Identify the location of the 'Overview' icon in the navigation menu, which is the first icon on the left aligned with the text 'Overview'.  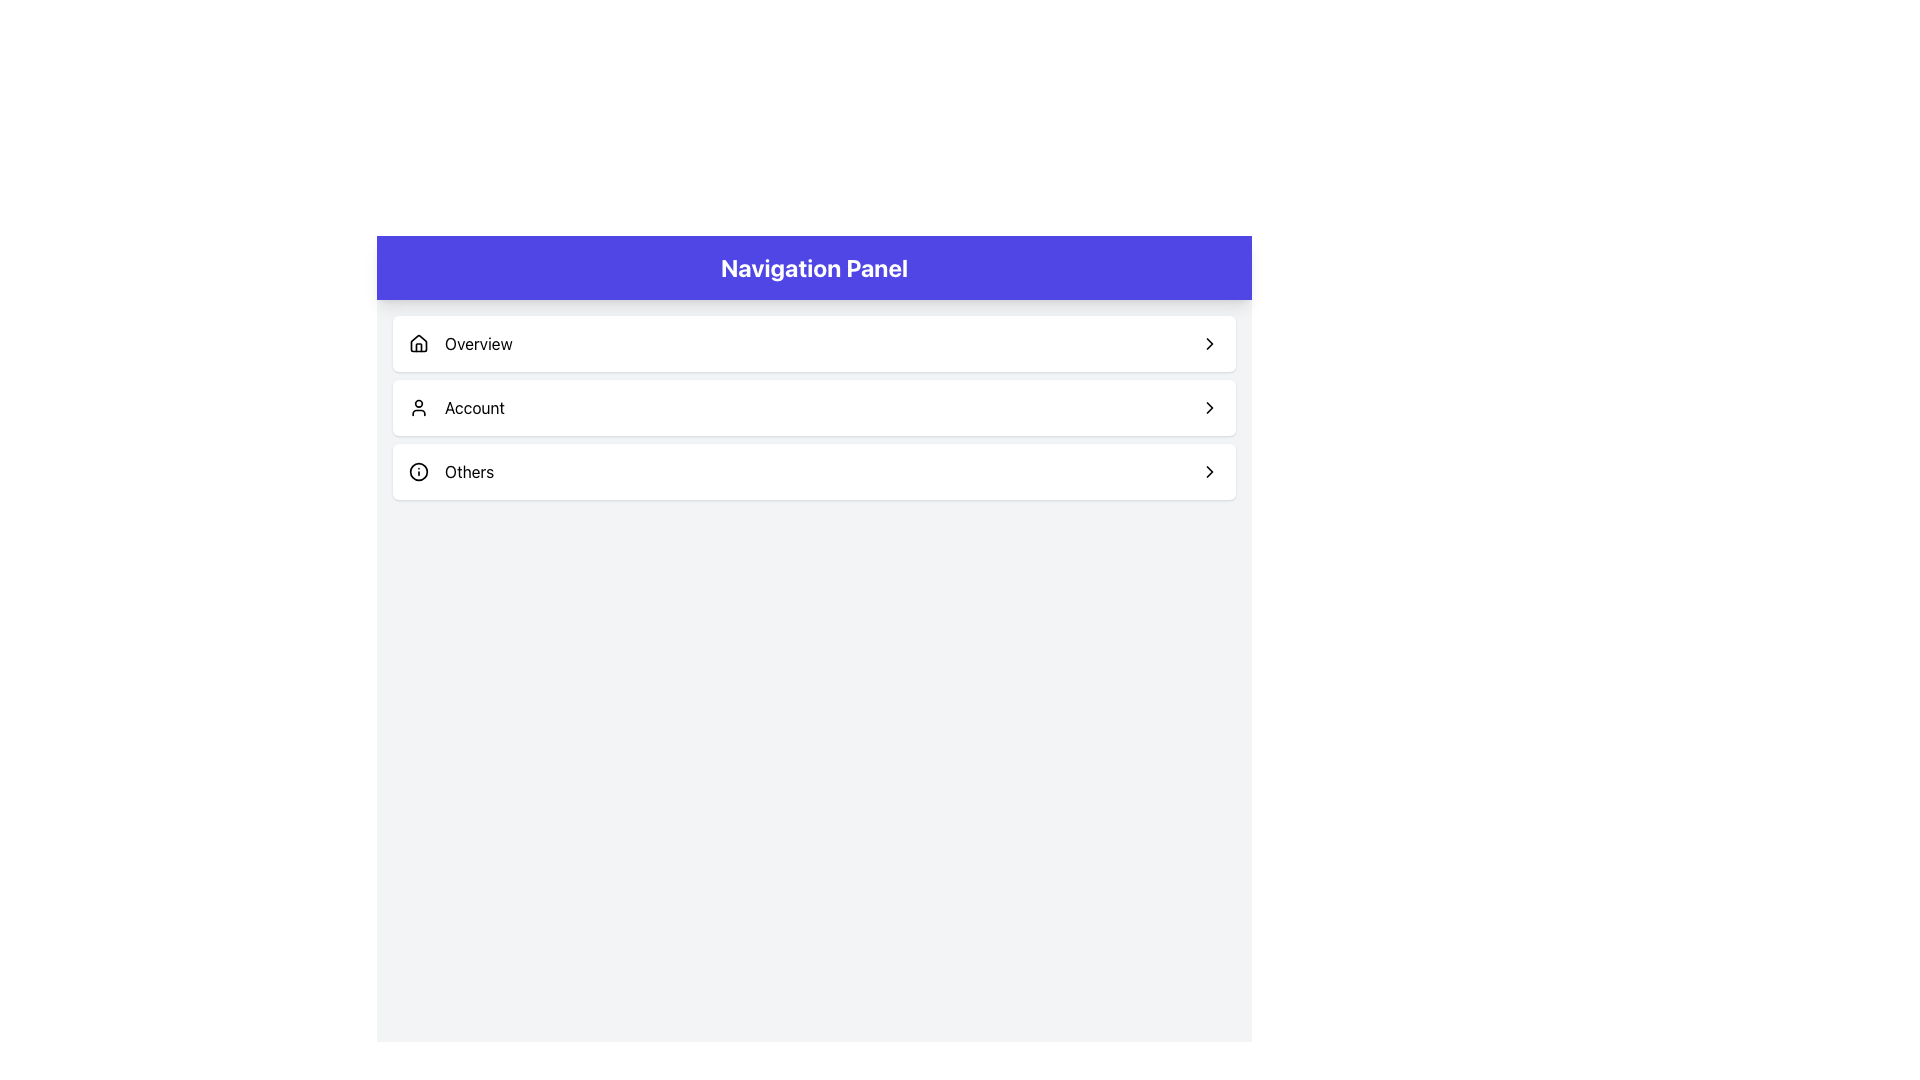
(417, 342).